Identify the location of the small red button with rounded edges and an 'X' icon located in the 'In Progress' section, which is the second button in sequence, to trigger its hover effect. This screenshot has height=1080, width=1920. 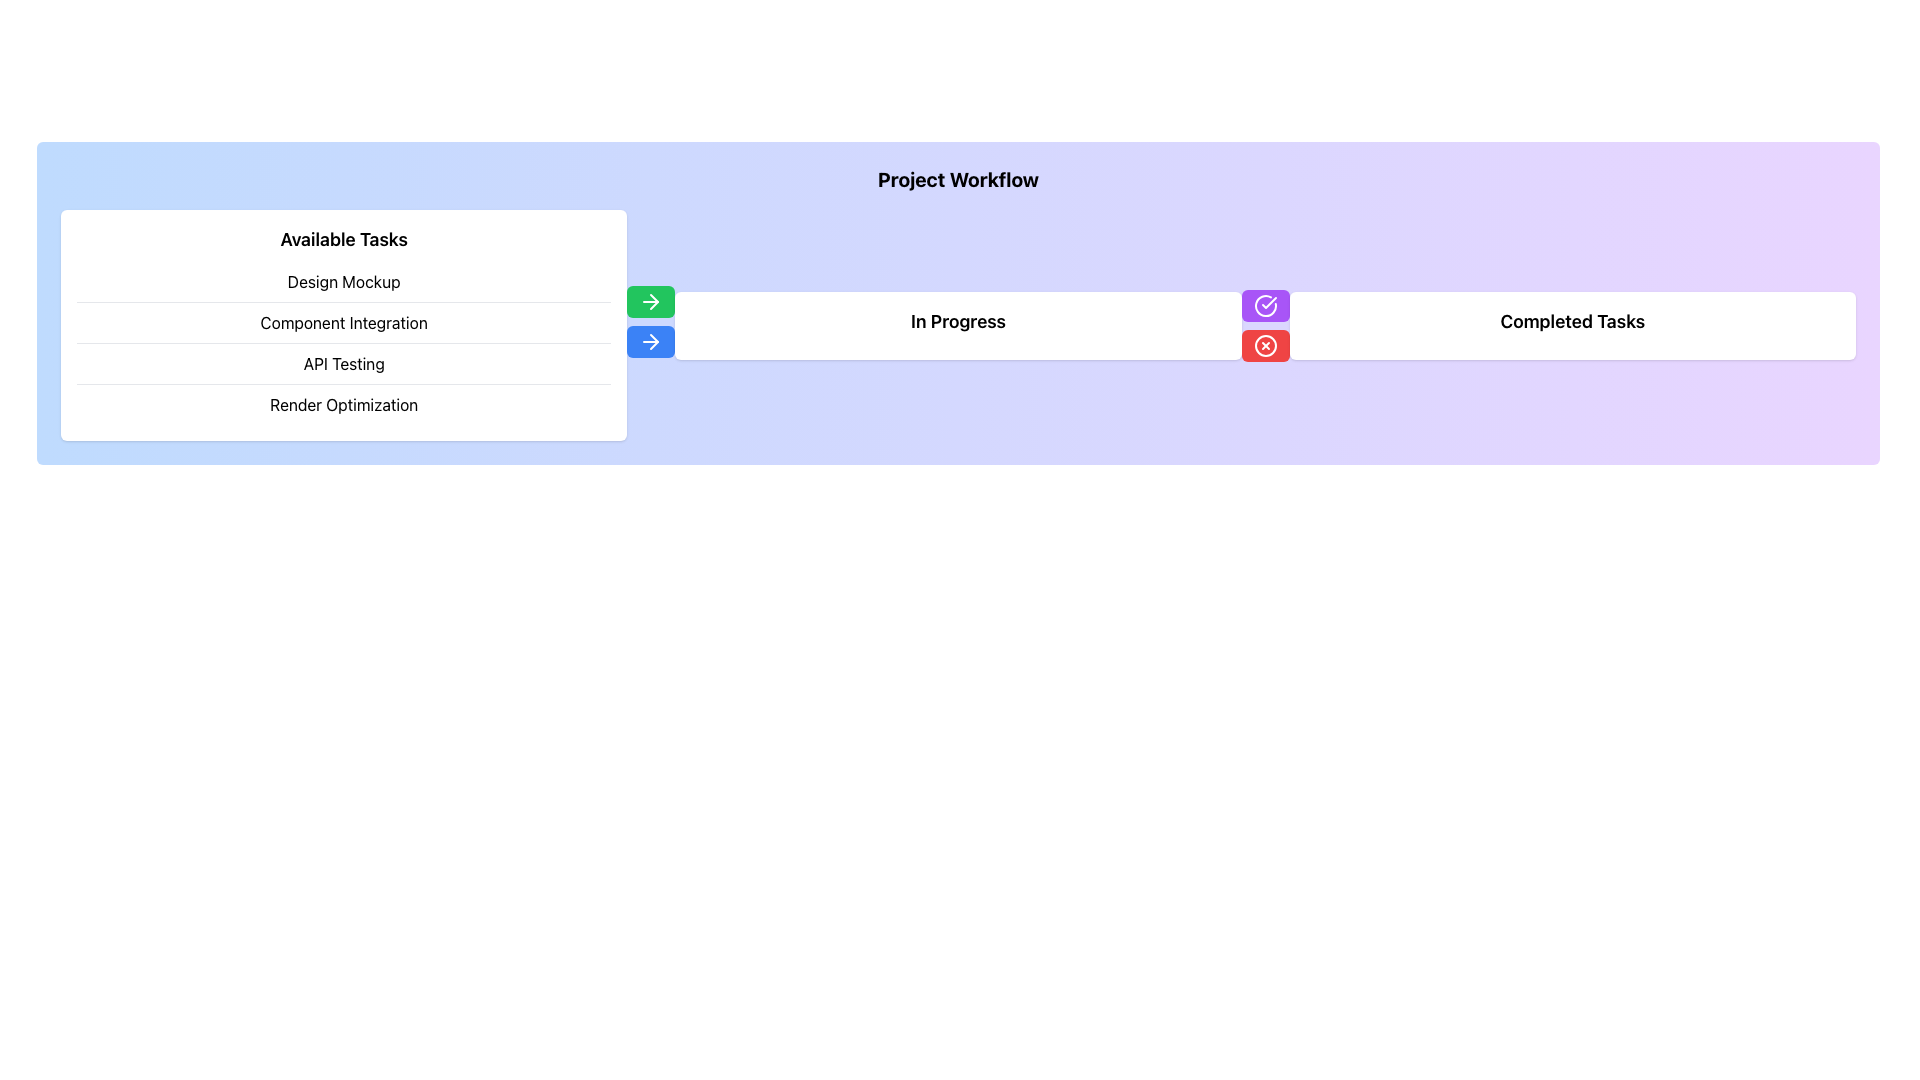
(1264, 344).